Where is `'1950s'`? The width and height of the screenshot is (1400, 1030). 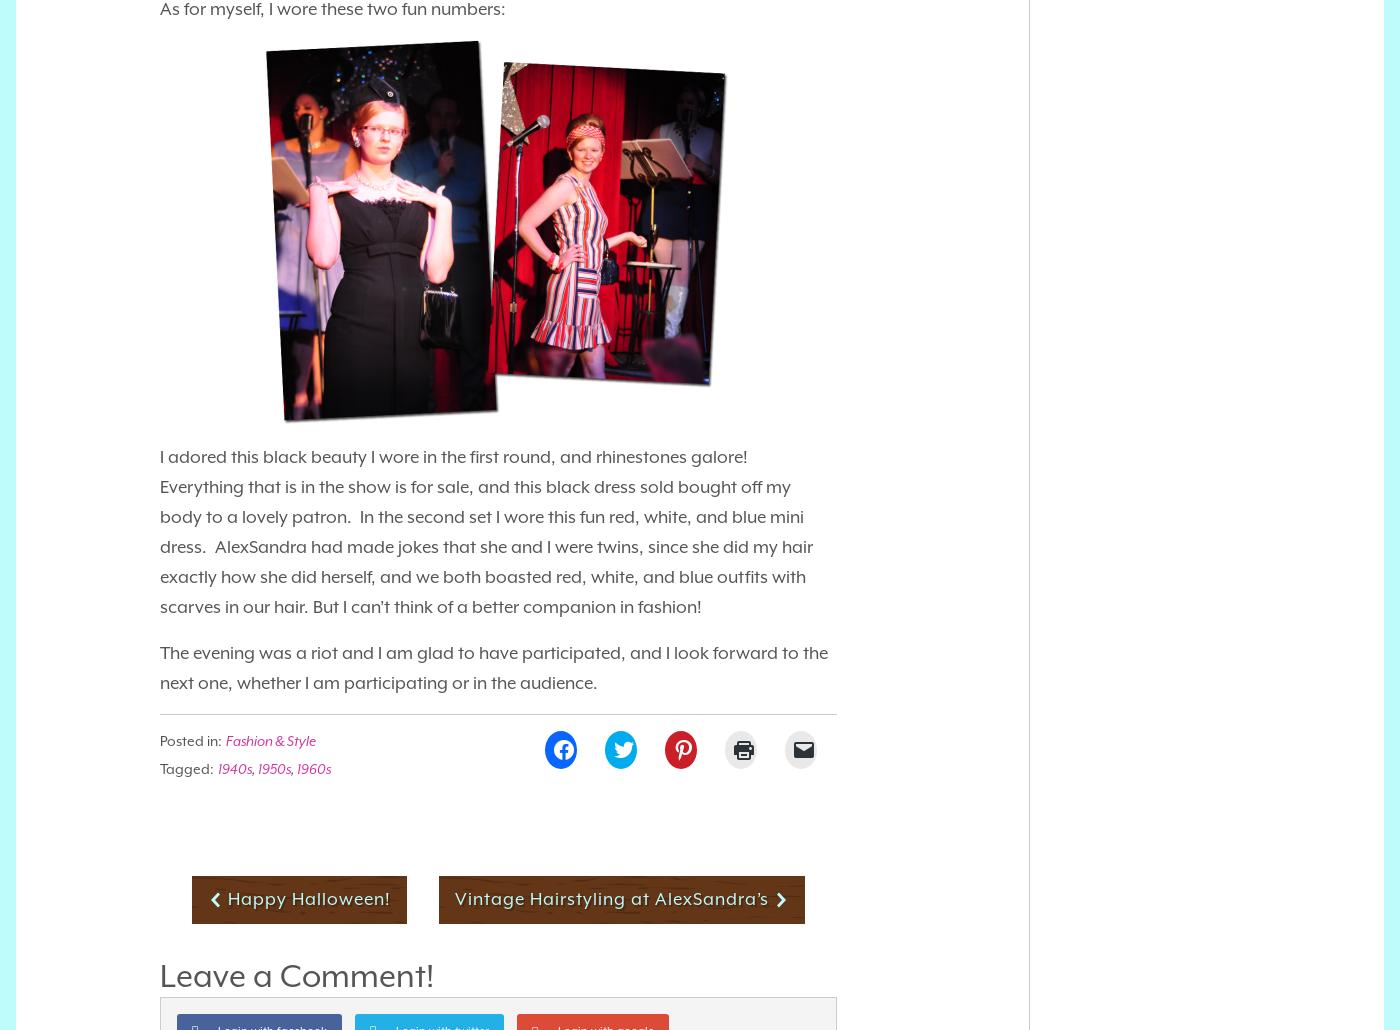
'1950s' is located at coordinates (274, 767).